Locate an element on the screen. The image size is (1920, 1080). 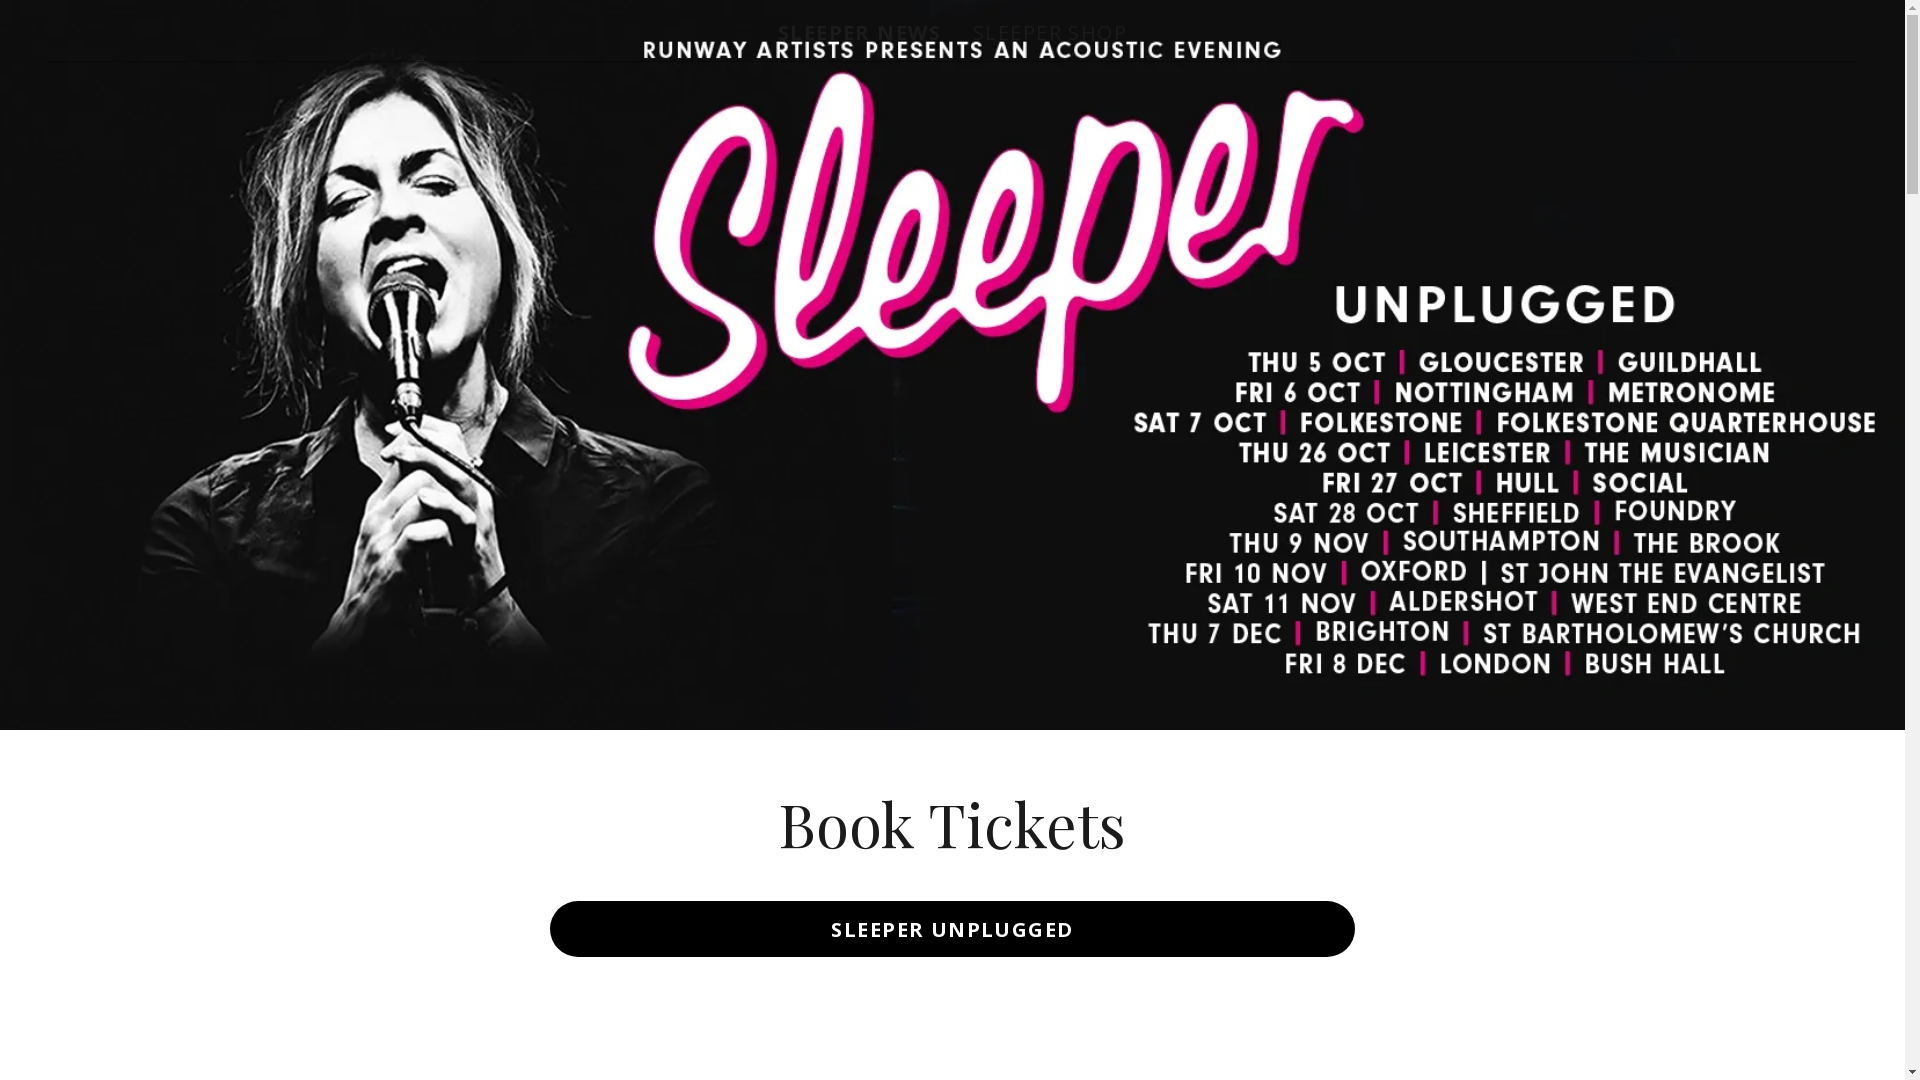
'SLEEPER NEWS' is located at coordinates (859, 33).